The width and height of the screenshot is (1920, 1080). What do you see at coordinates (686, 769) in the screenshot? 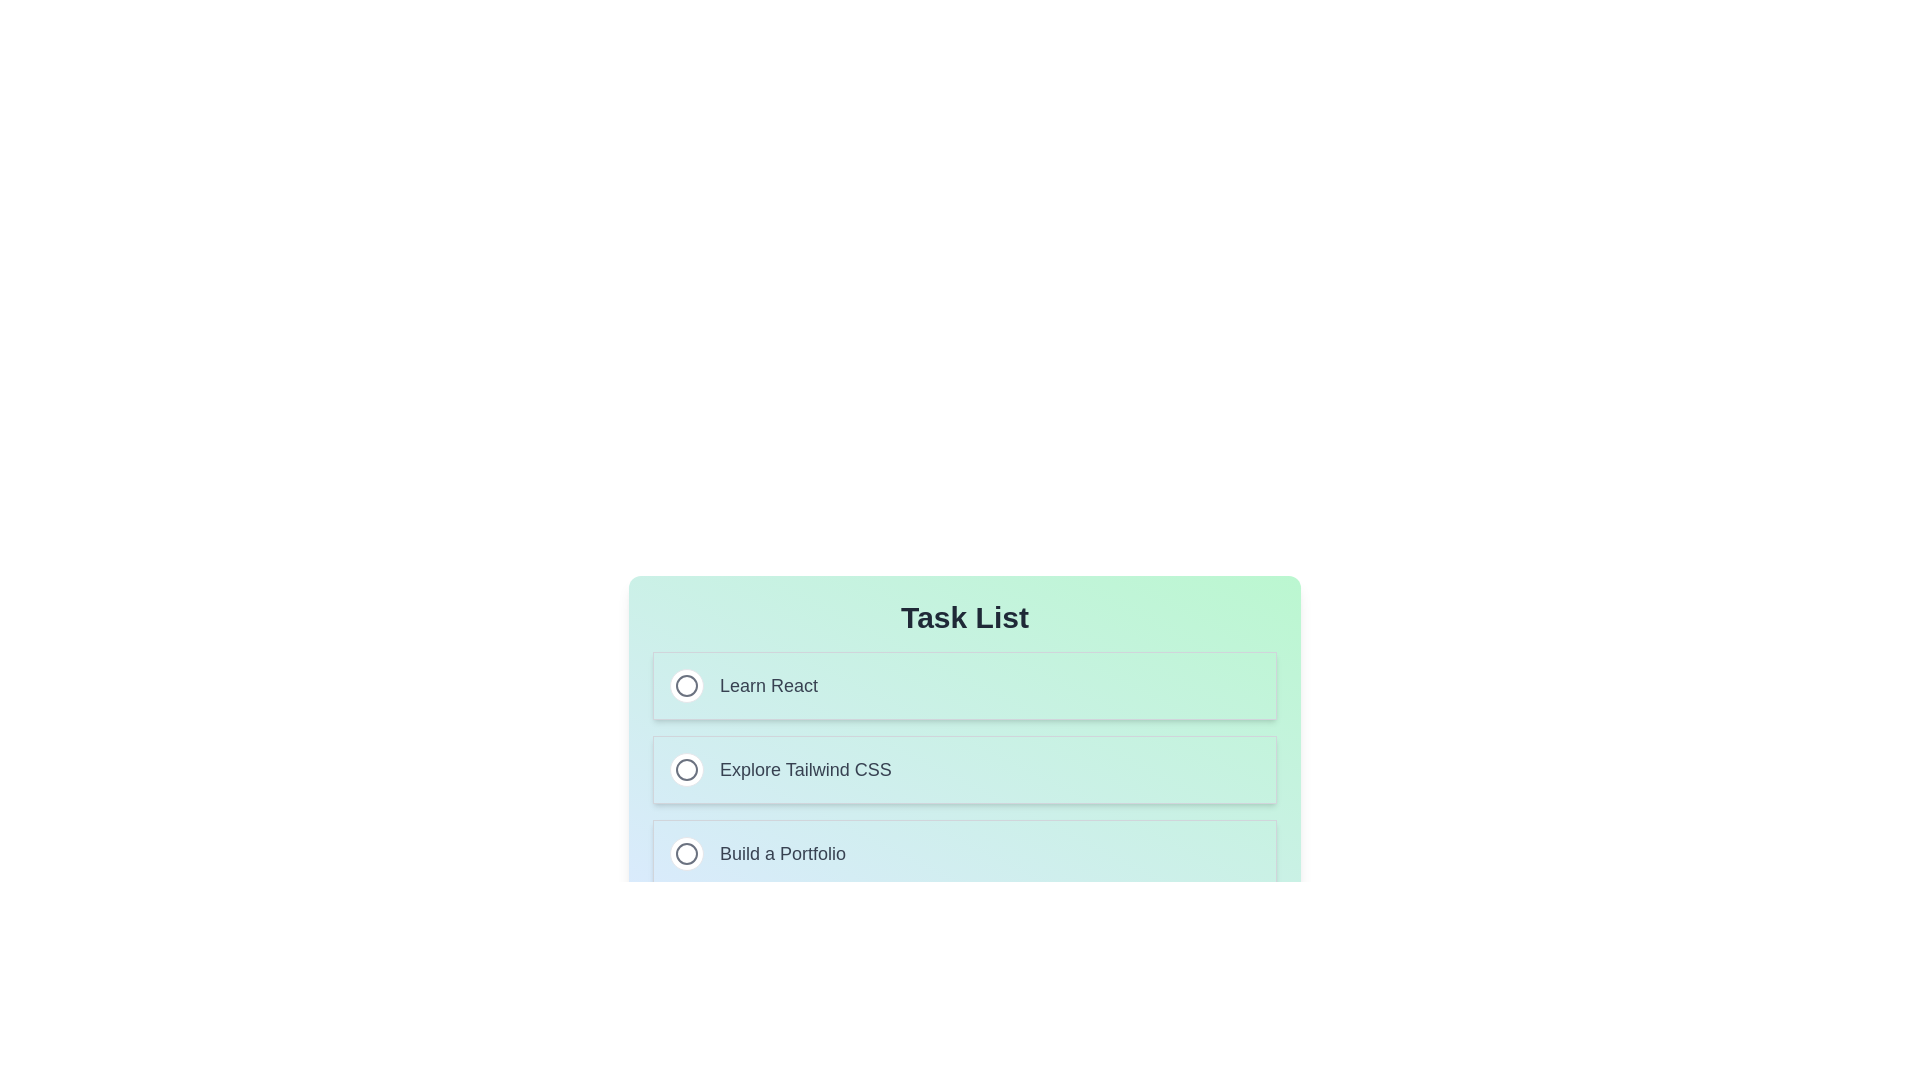
I see `the second circle in the vertical list of radio buttons` at bounding box center [686, 769].